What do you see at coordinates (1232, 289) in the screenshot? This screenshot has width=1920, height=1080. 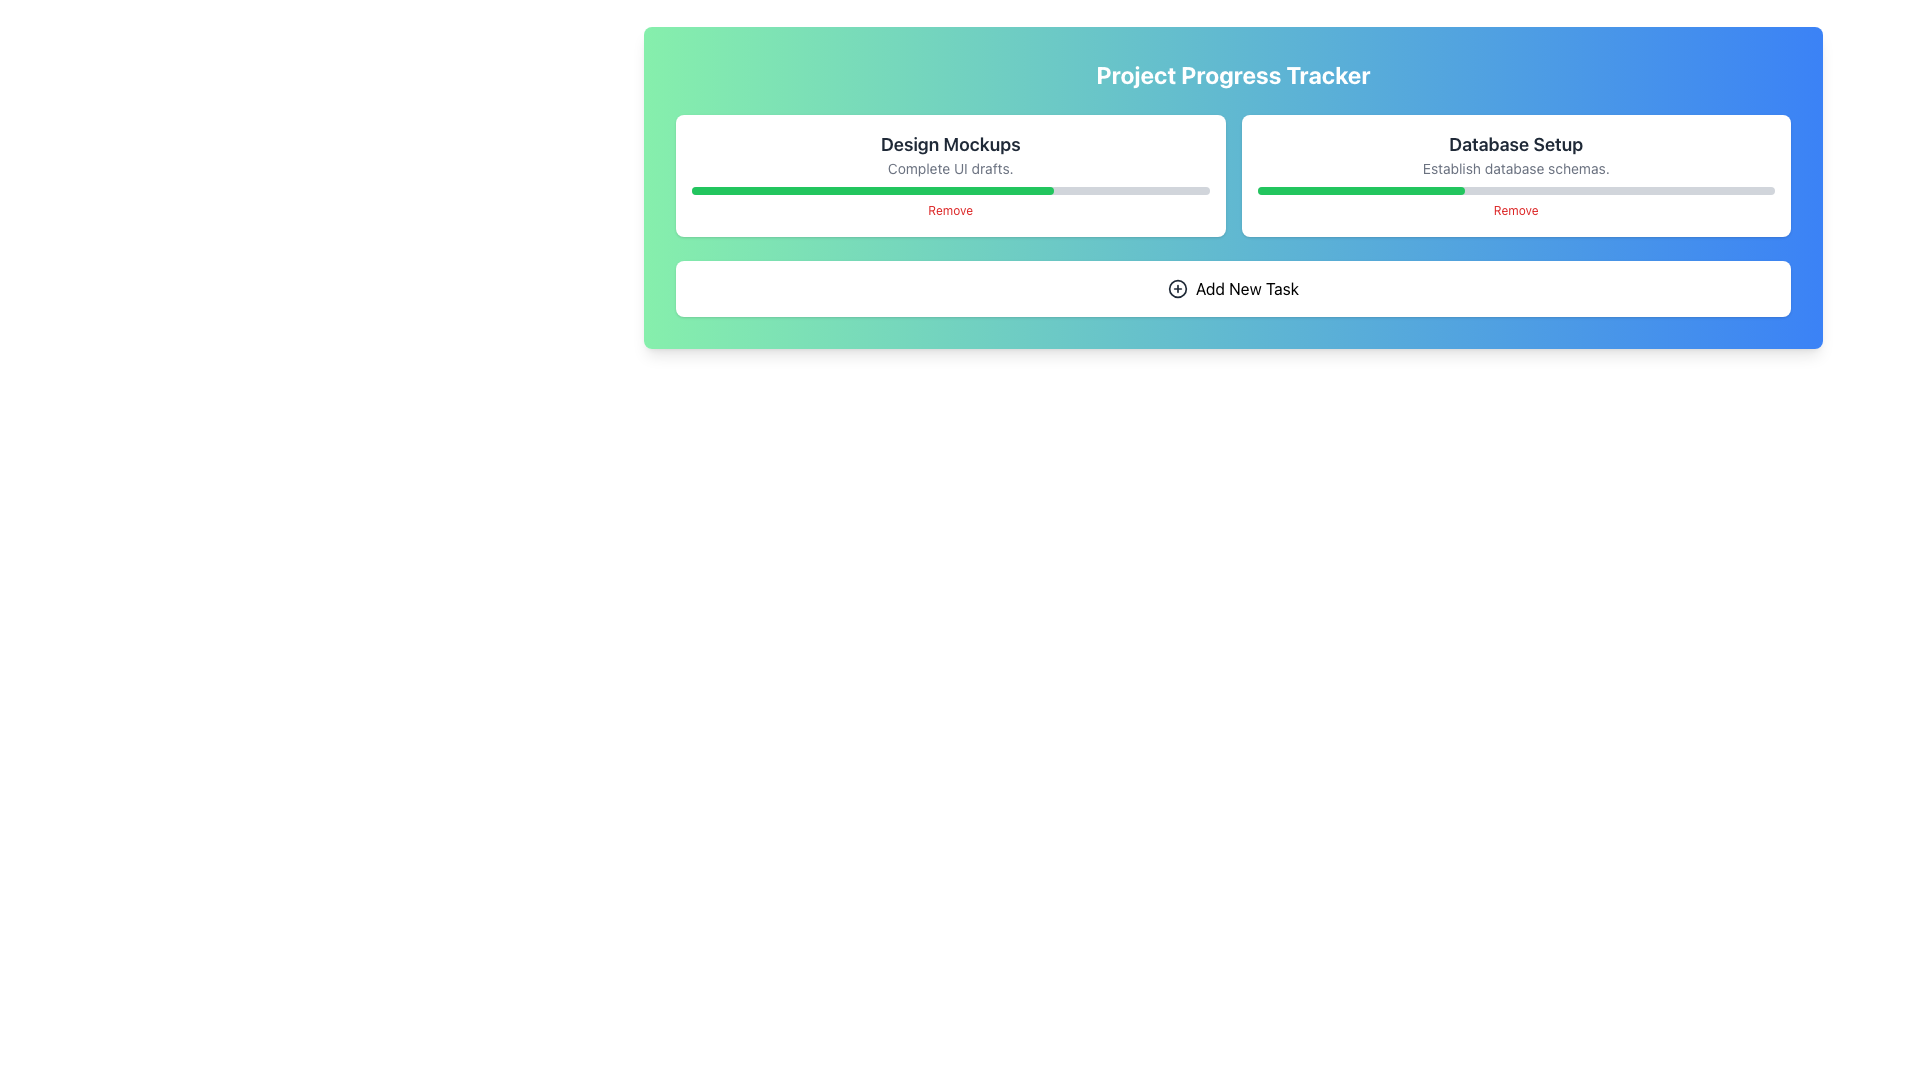 I see `the 'Add New Task' button, which is a rectangular button with rounded corners located at the bottom of the 'Project Progress Tracker' card` at bounding box center [1232, 289].